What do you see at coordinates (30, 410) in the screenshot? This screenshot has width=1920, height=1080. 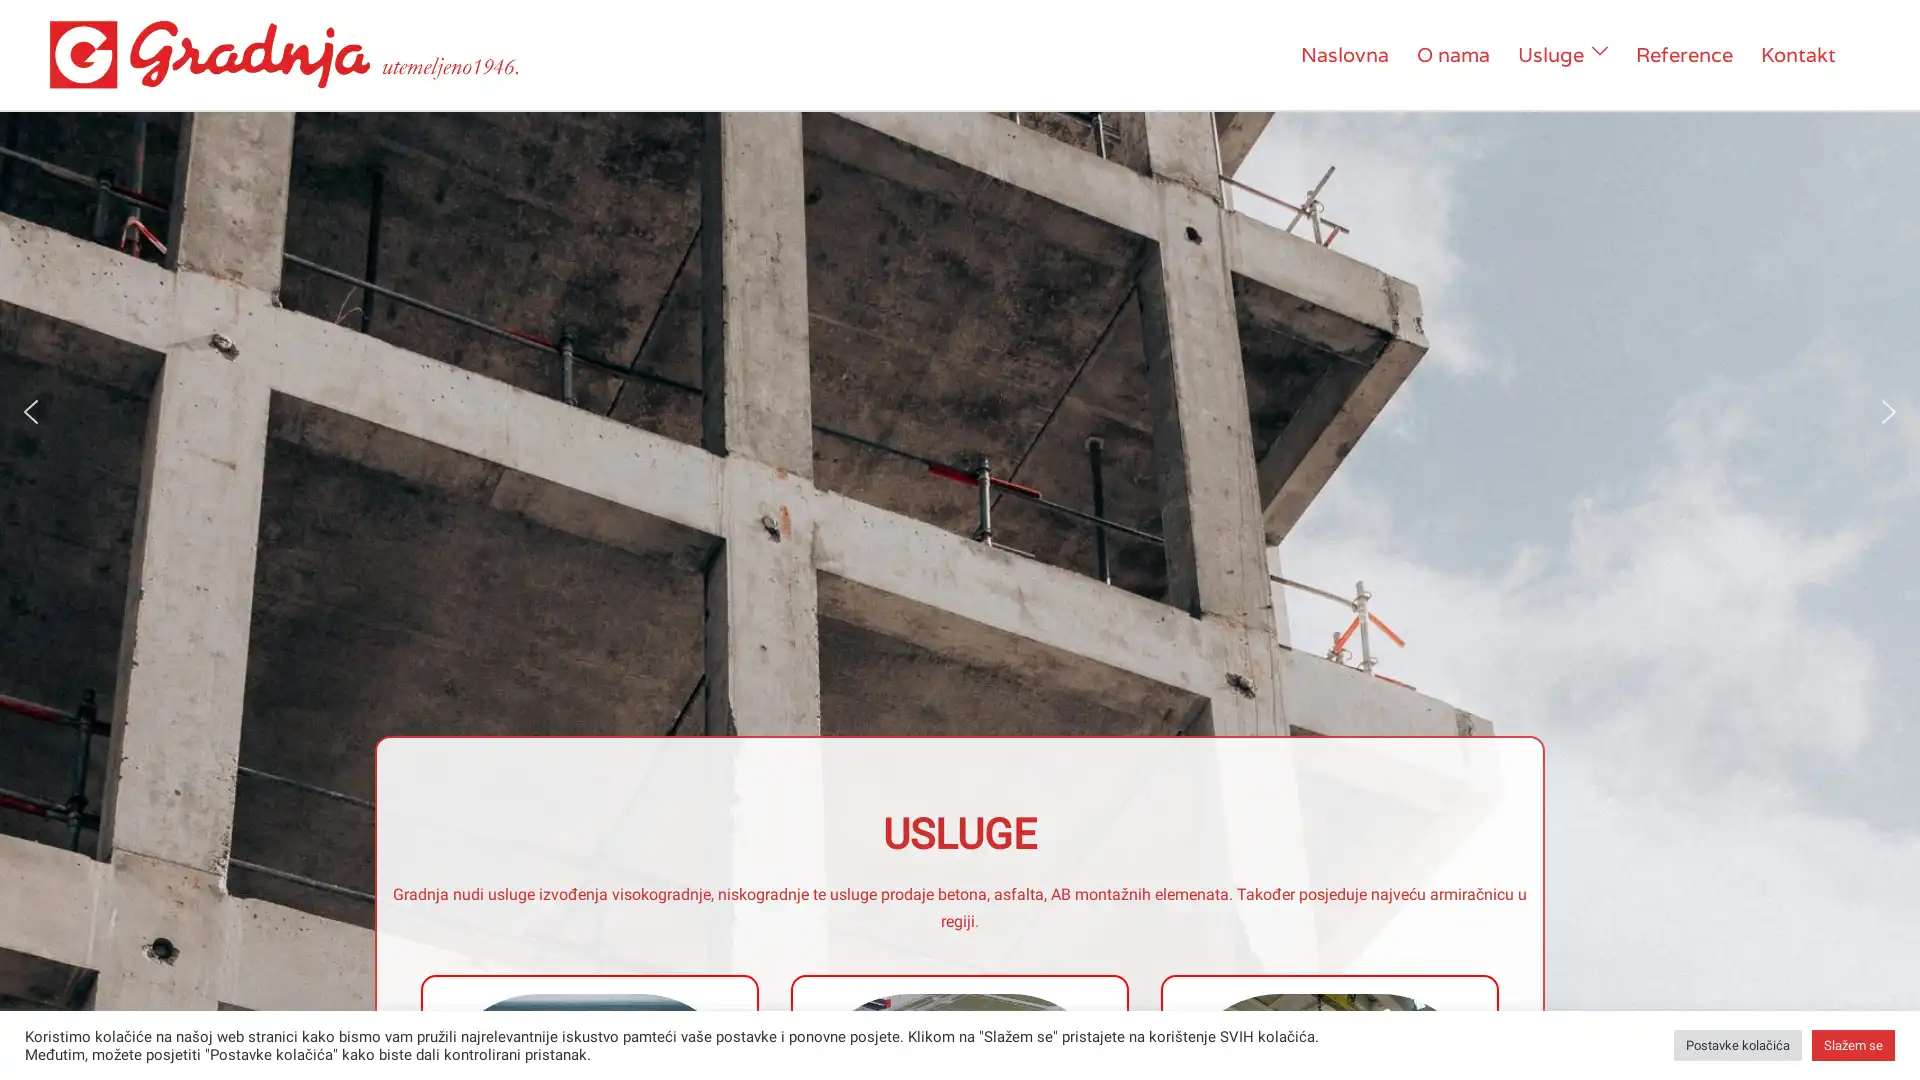 I see `previous arrow` at bounding box center [30, 410].